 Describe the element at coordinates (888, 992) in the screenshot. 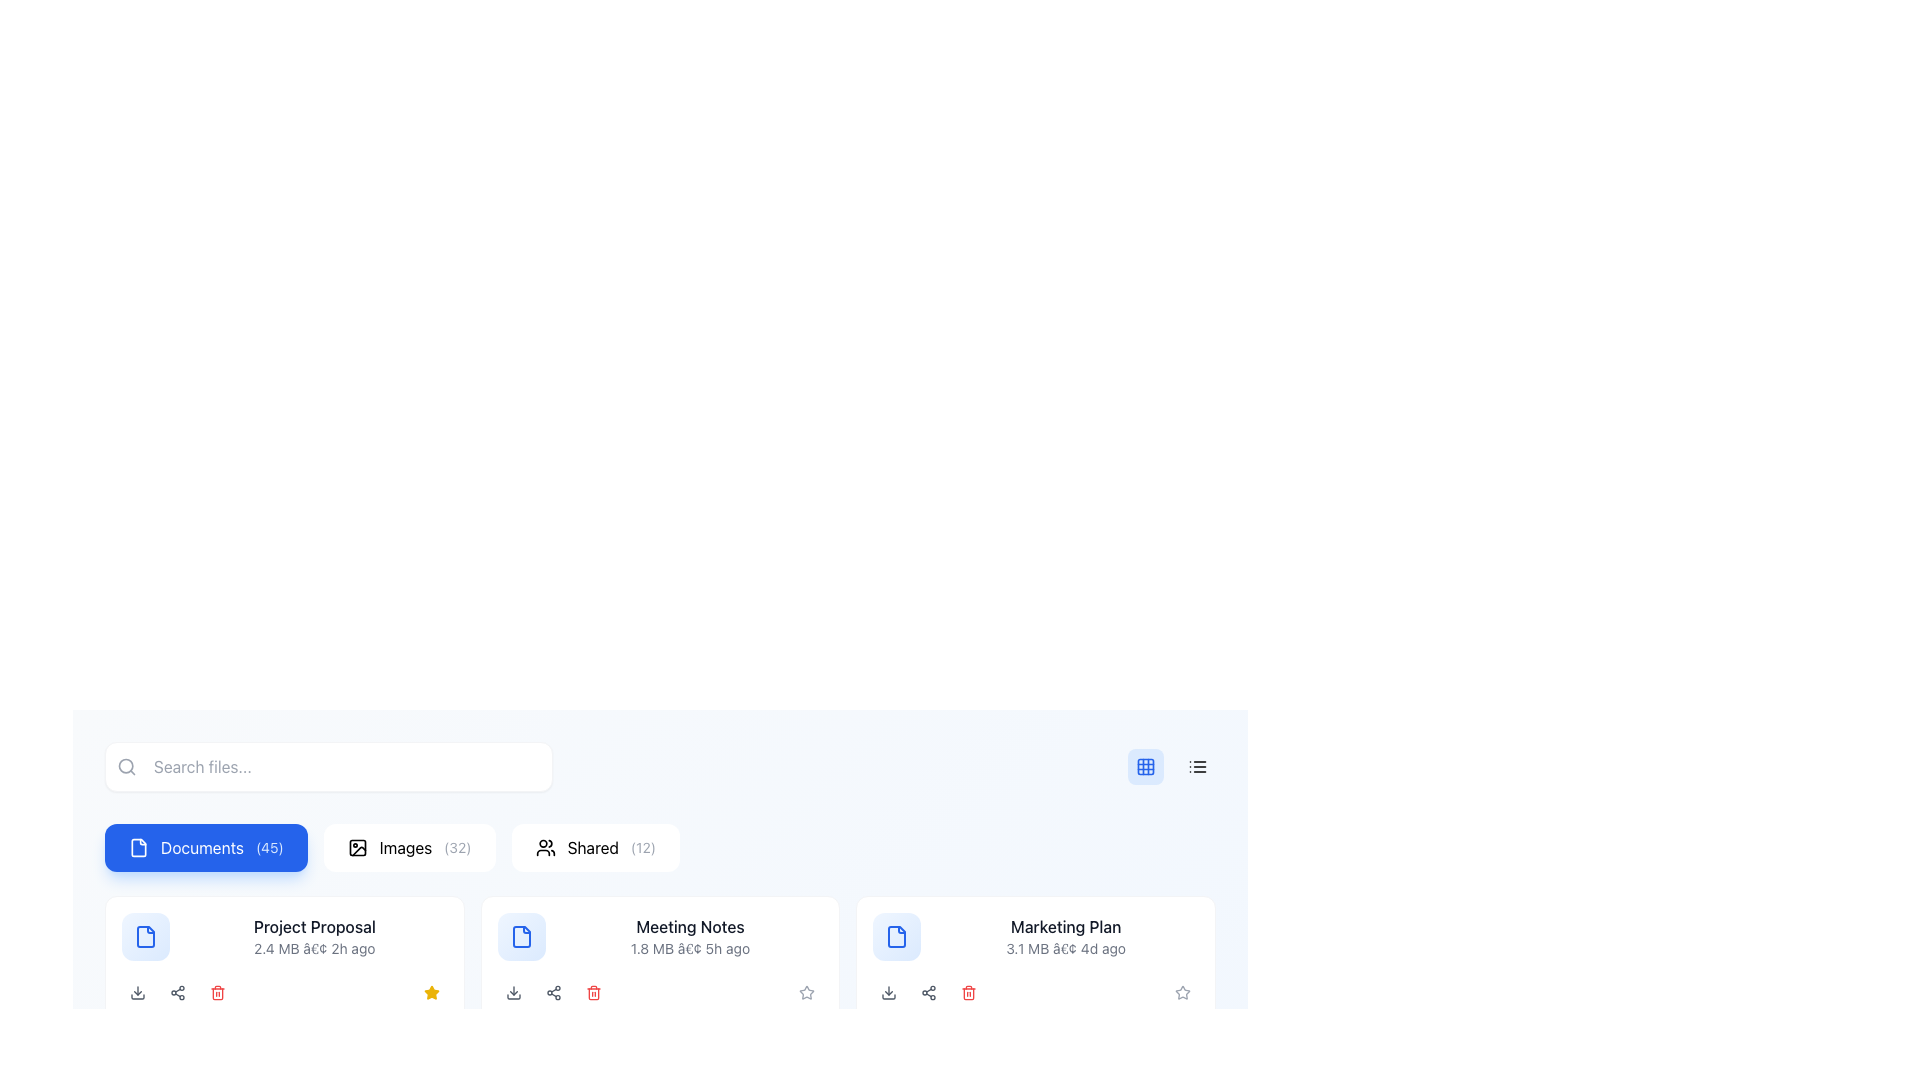

I see `the first button from the left in the horizontal series of icons within the 'Marketing Plan' card to initiate the download action for the associated file` at that location.